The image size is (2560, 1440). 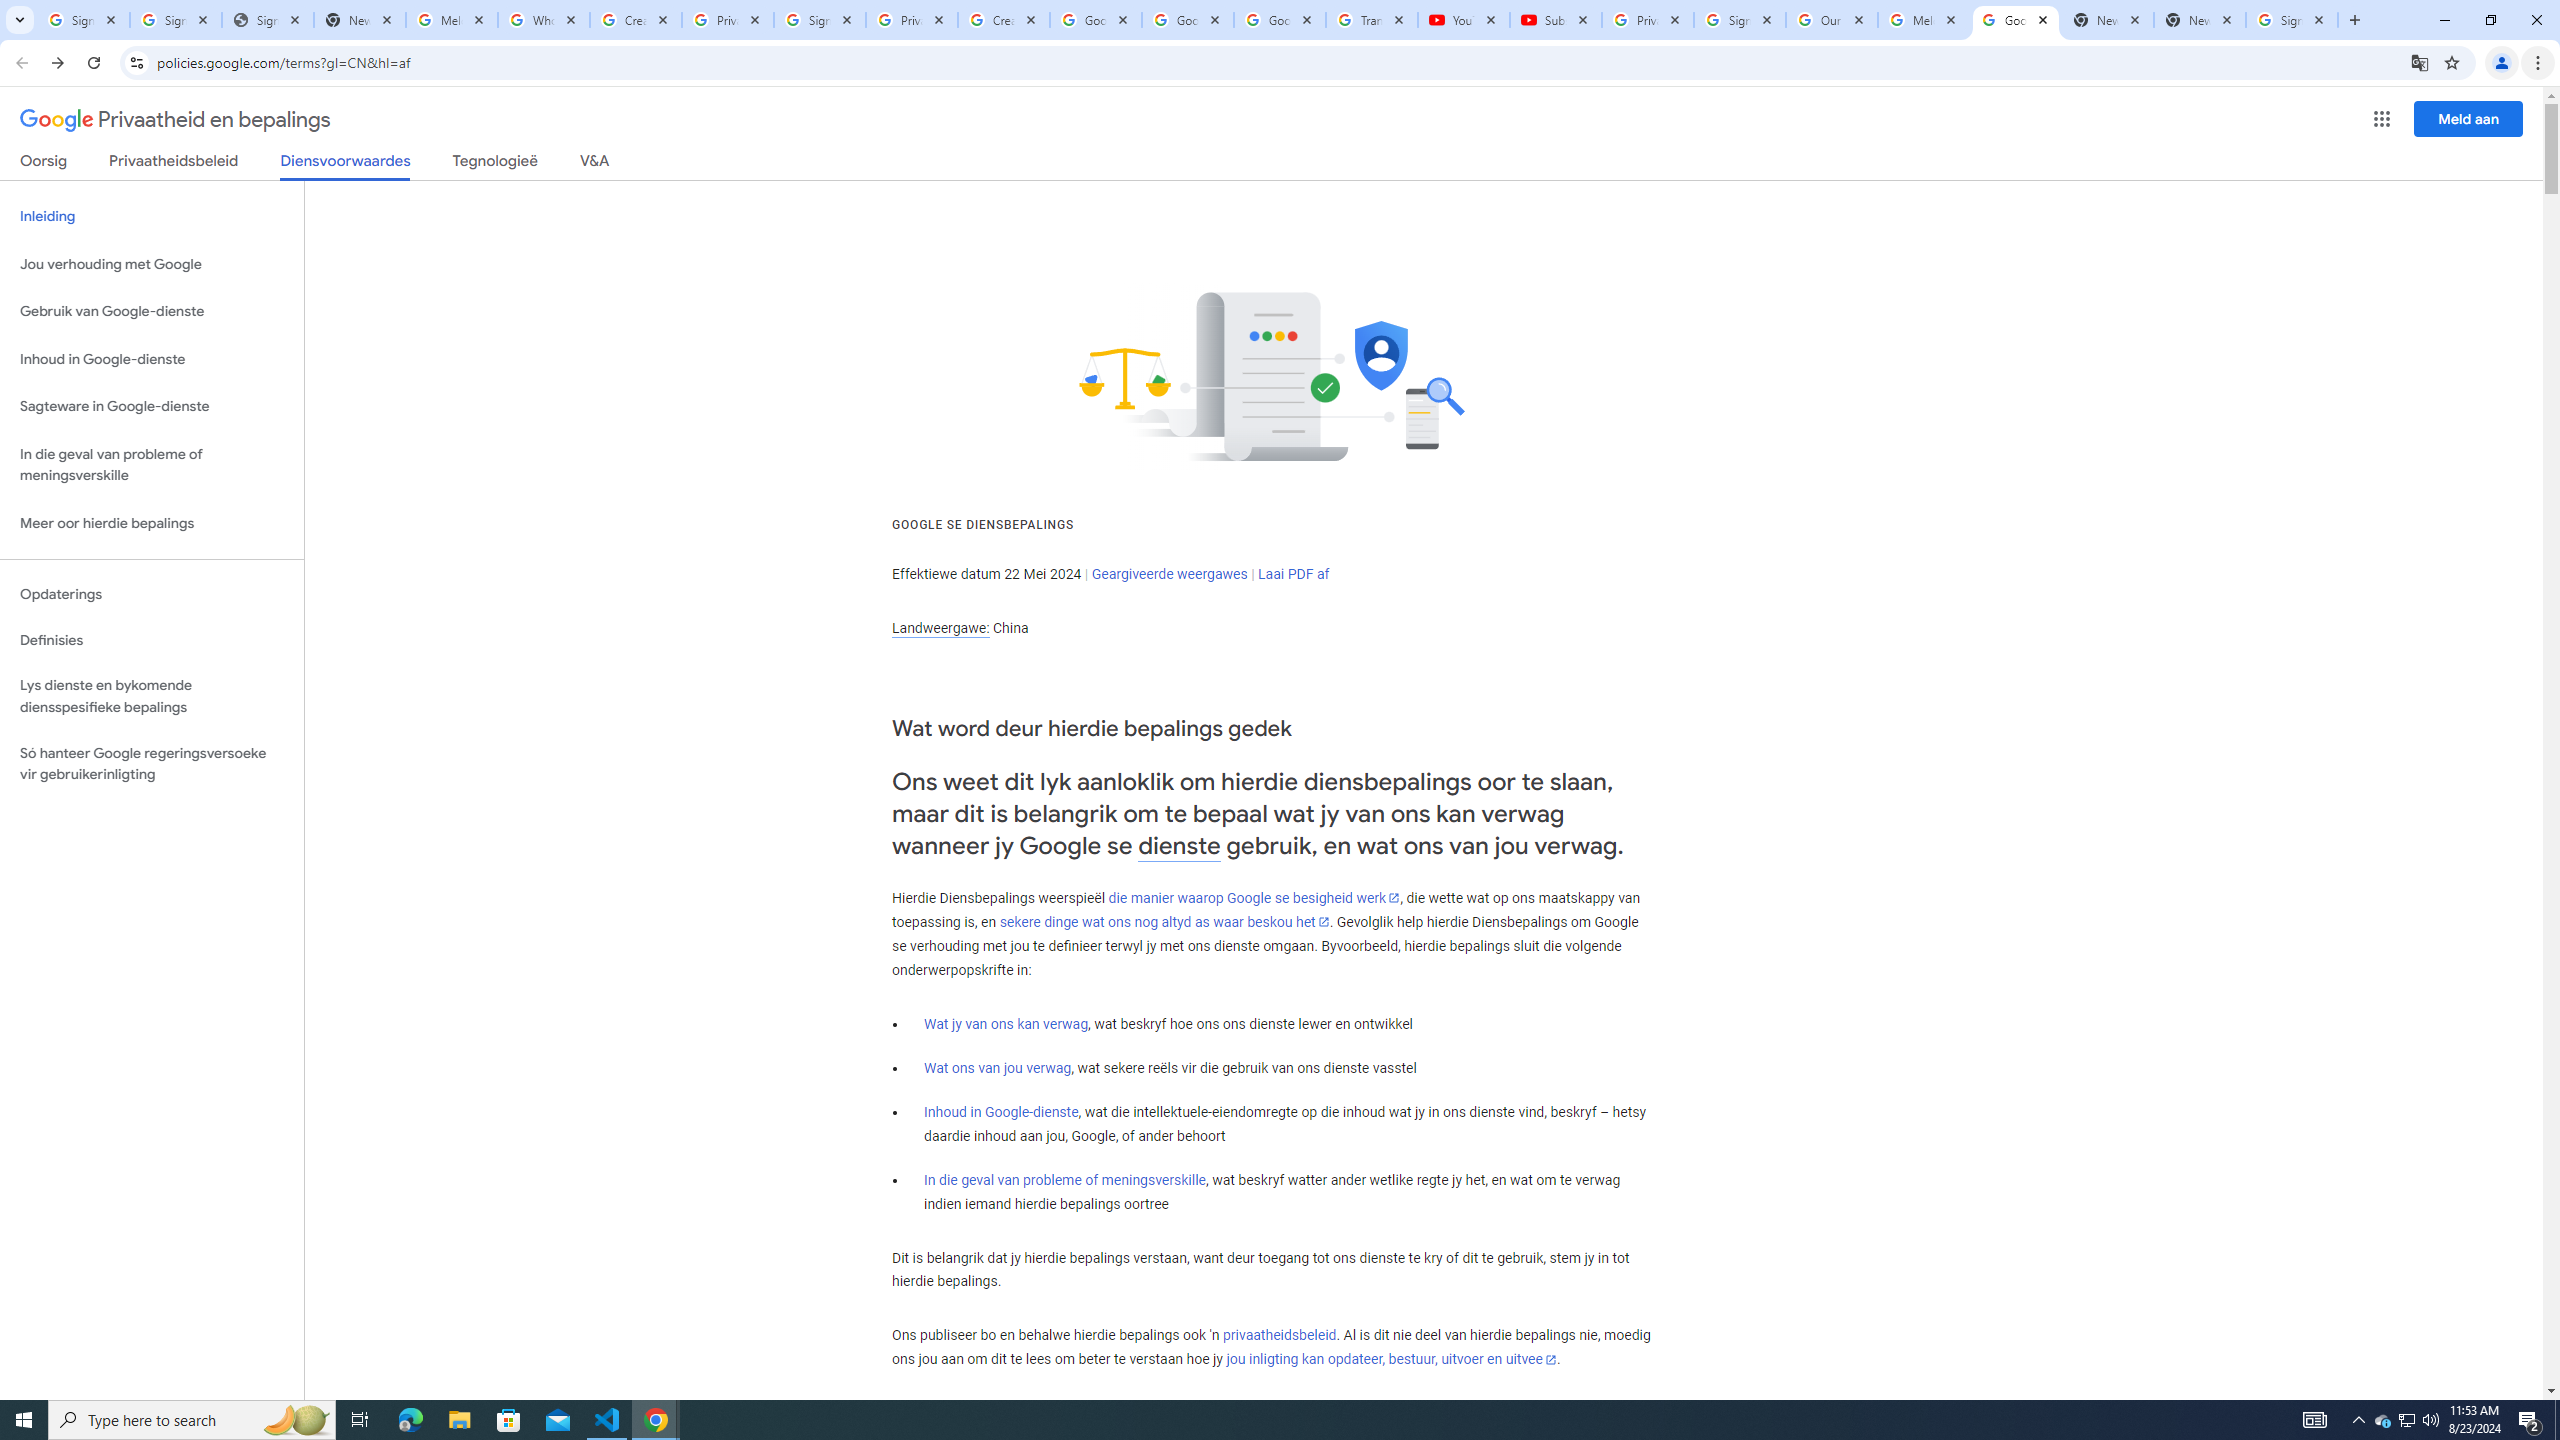 I want to click on 'Subscriptions - YouTube', so click(x=1554, y=19).